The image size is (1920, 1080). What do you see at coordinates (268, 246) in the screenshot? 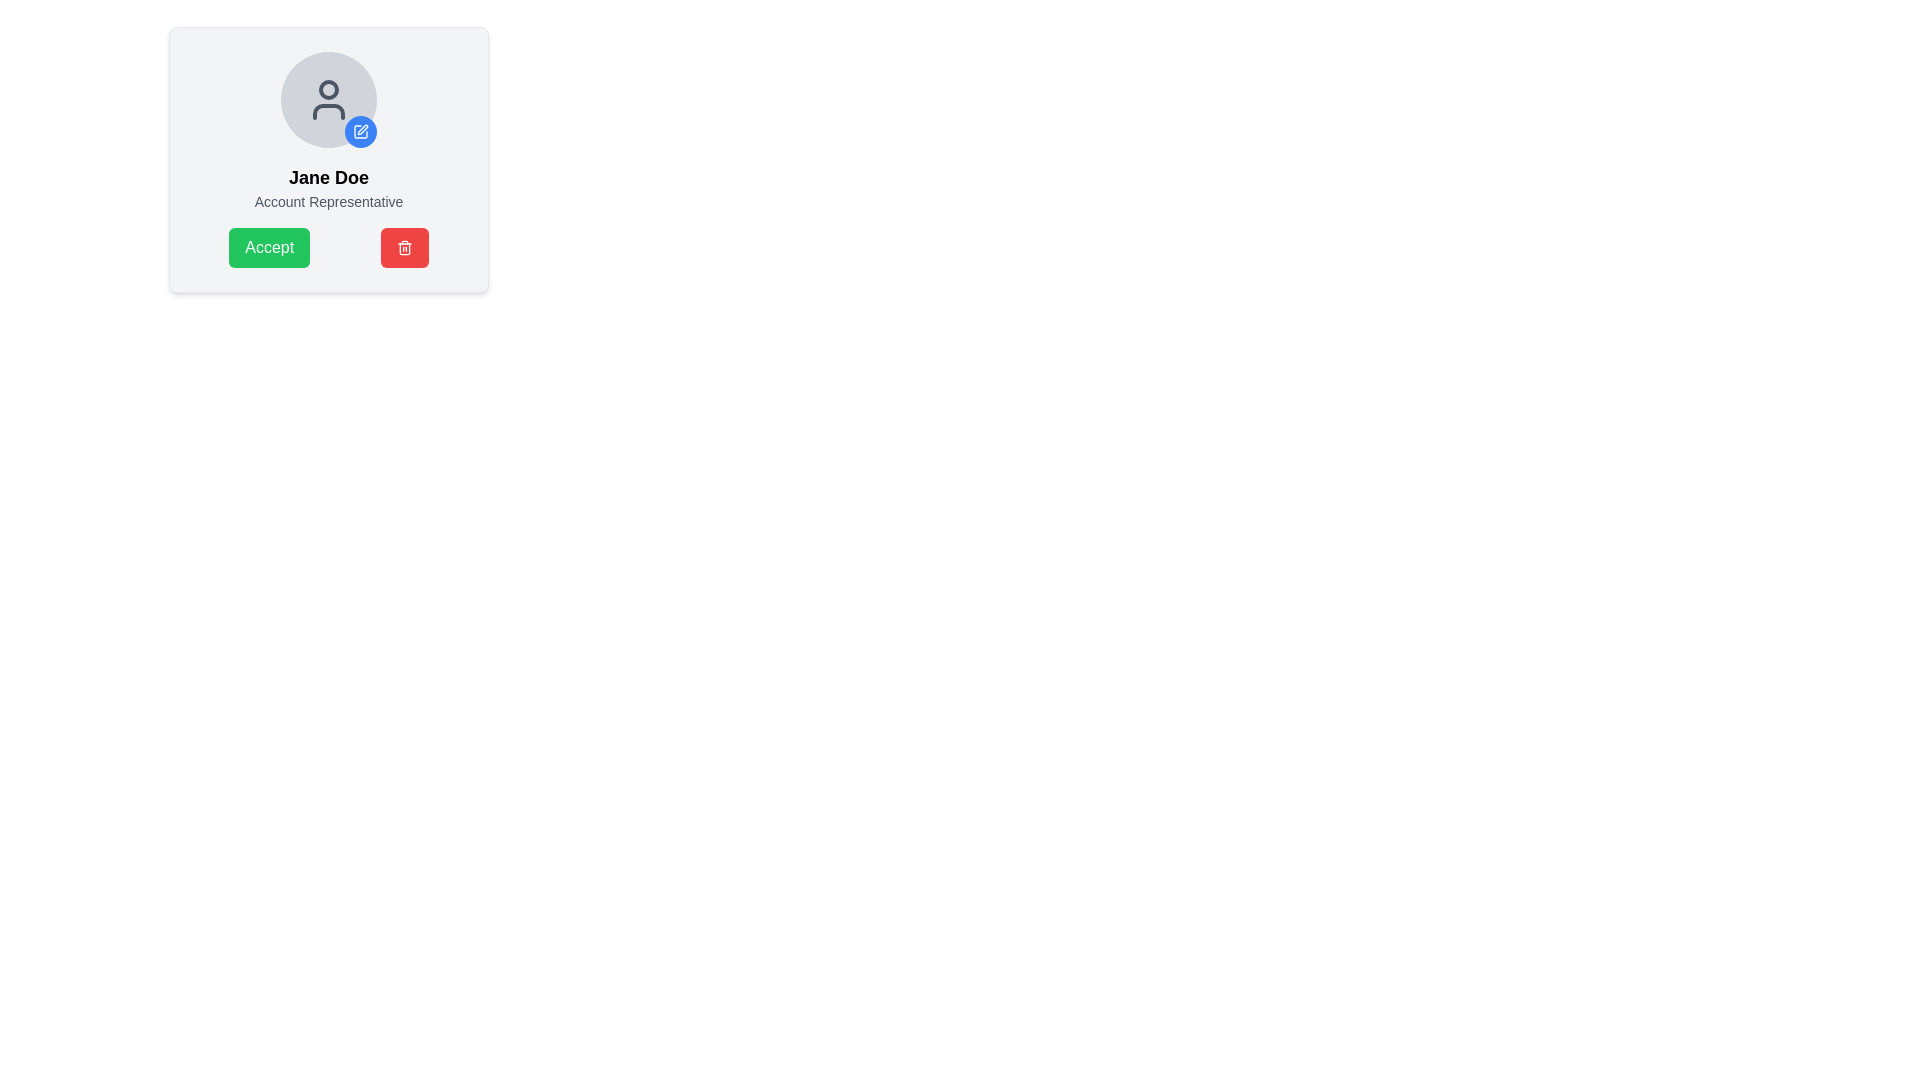
I see `the green 'Accept' button with rounded corners located at the bottom of the user details card` at bounding box center [268, 246].